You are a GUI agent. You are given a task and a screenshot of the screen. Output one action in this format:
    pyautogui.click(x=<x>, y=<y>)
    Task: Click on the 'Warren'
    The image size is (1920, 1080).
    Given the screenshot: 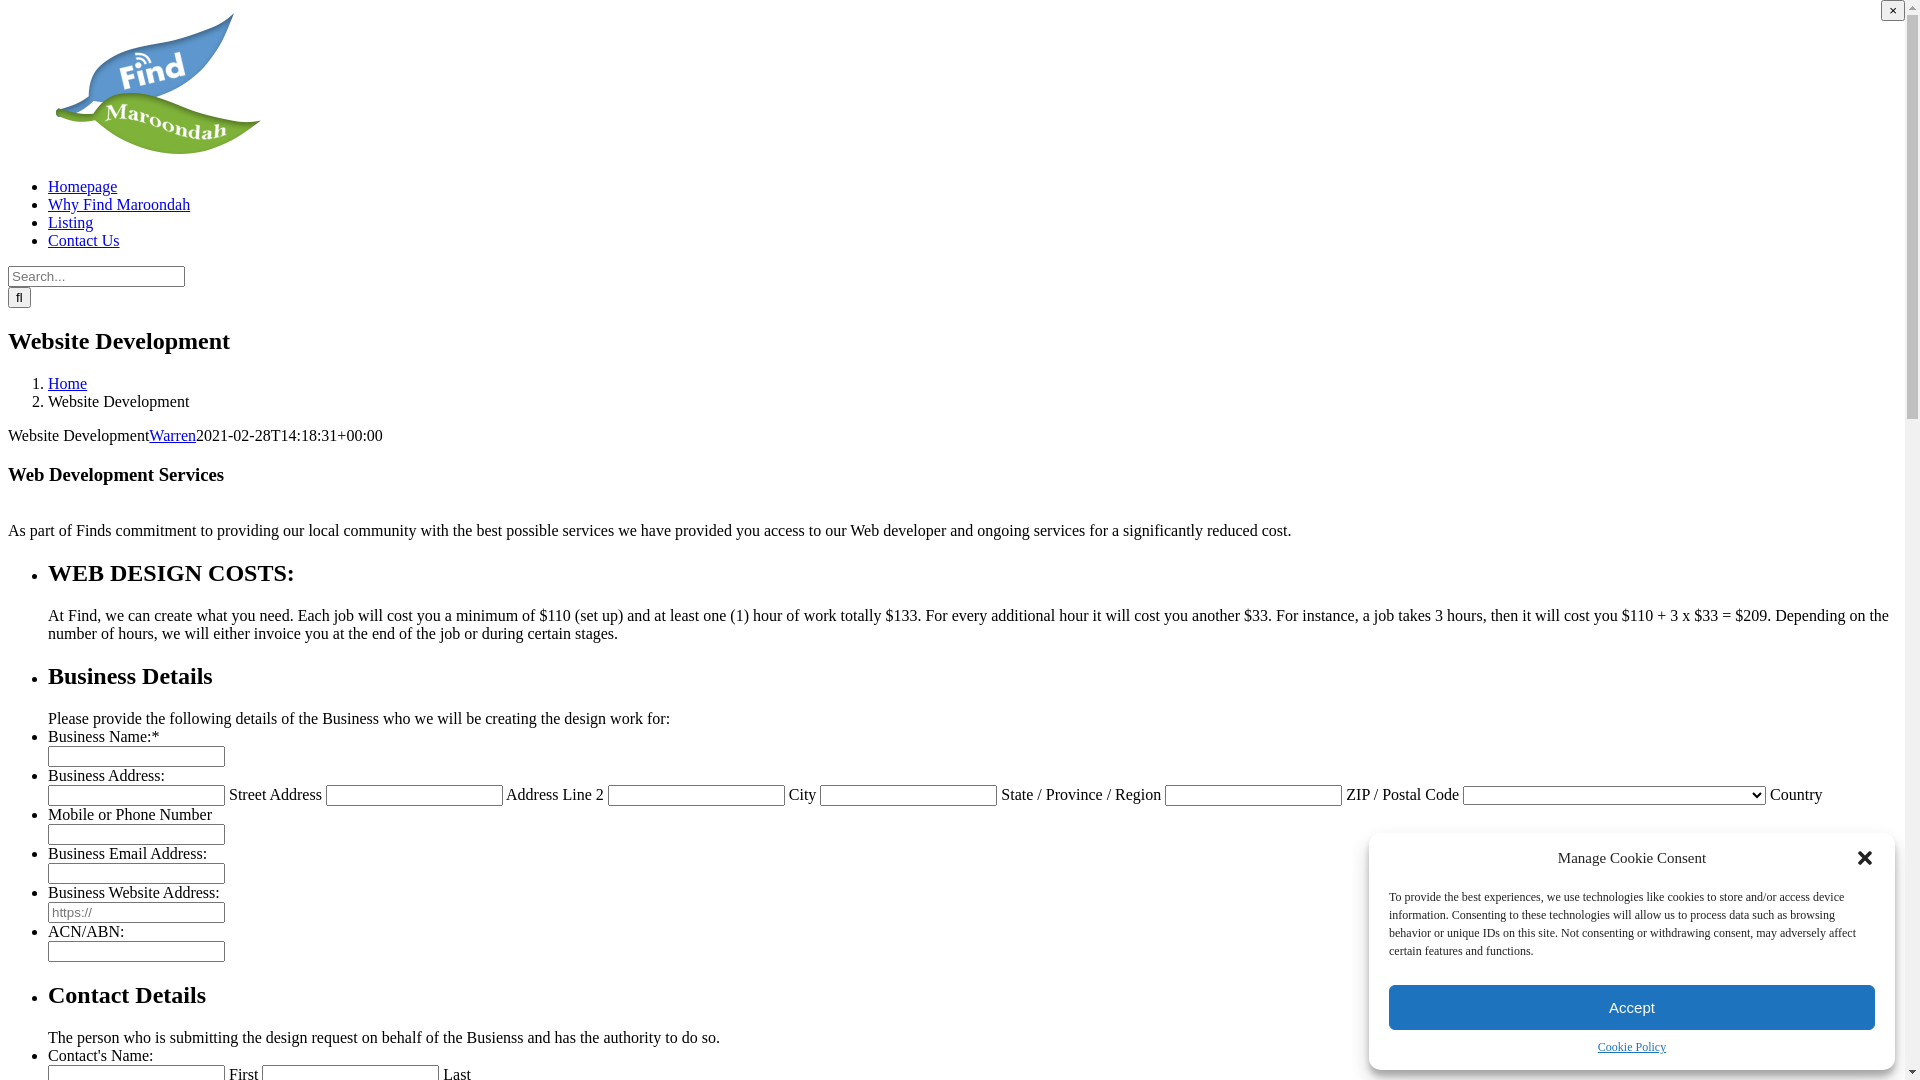 What is the action you would take?
    pyautogui.click(x=147, y=434)
    